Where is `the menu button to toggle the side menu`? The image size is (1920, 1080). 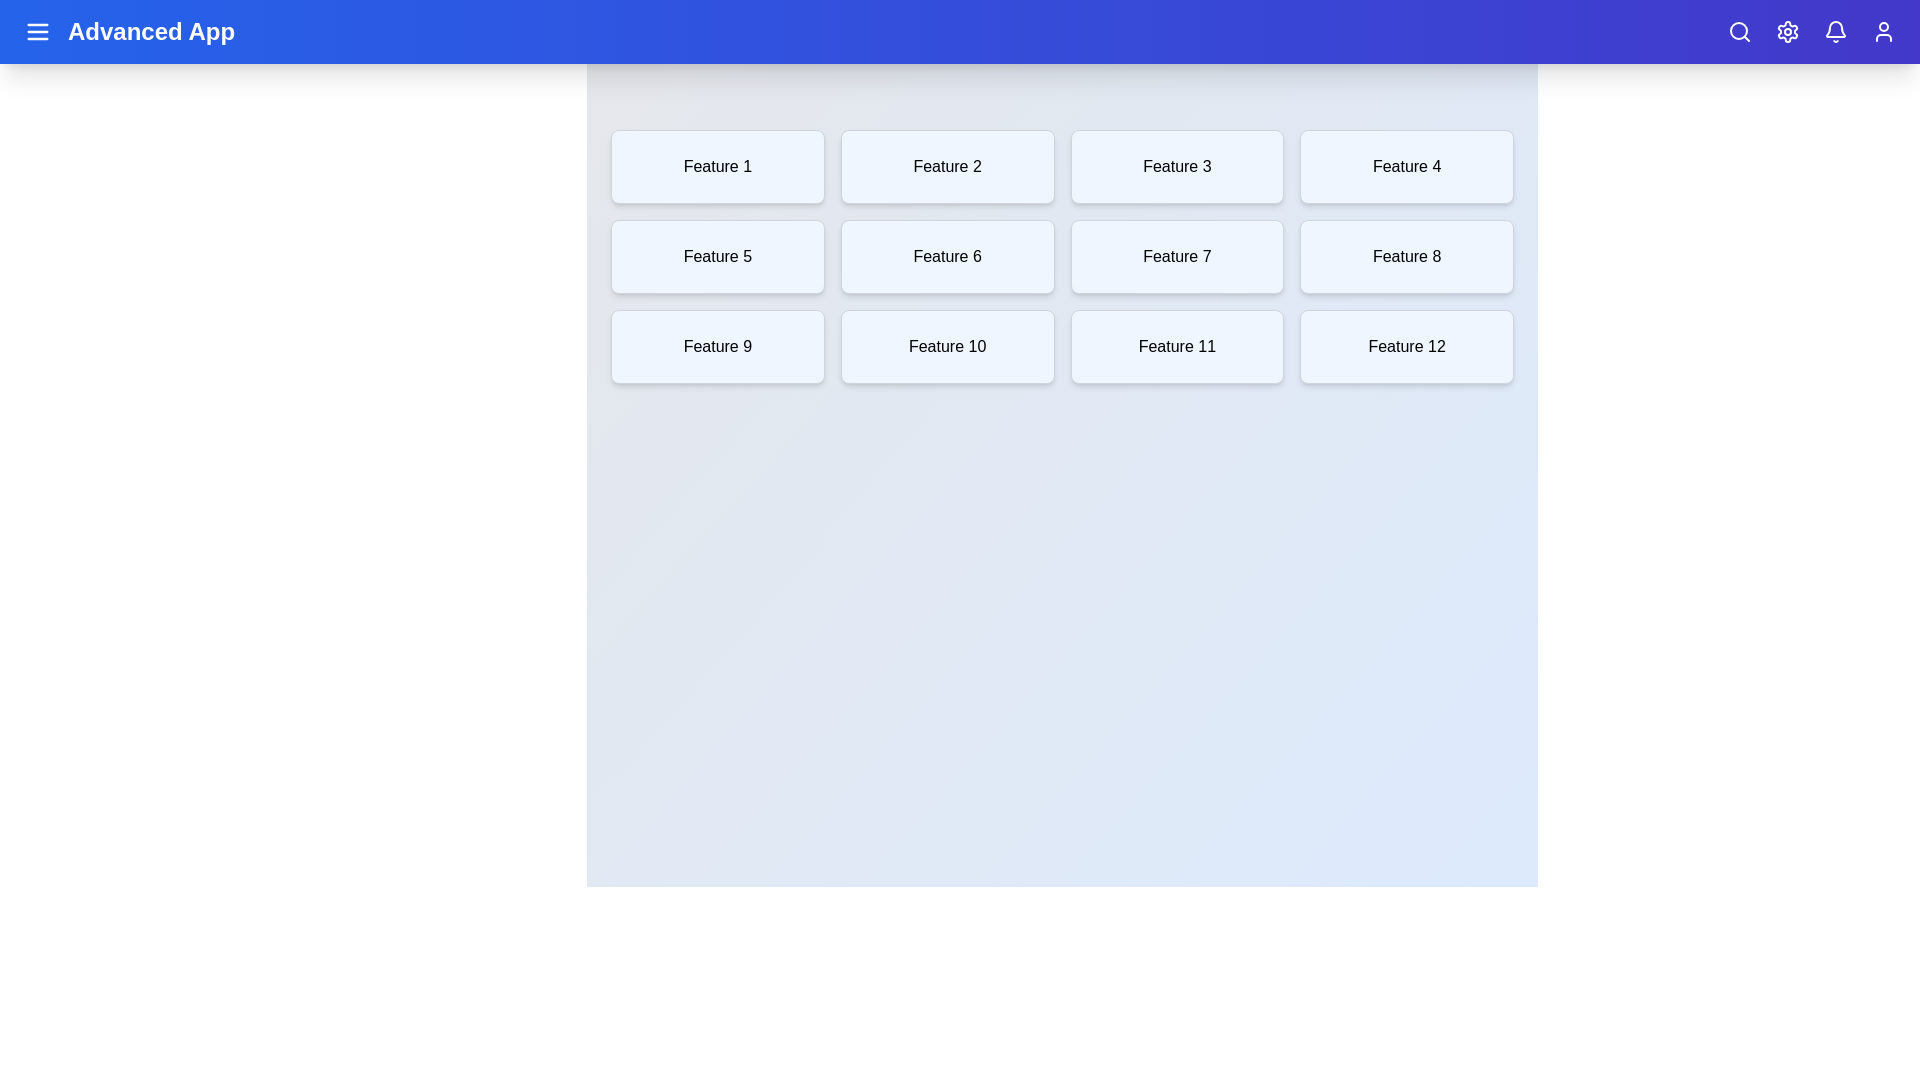
the menu button to toggle the side menu is located at coordinates (38, 31).